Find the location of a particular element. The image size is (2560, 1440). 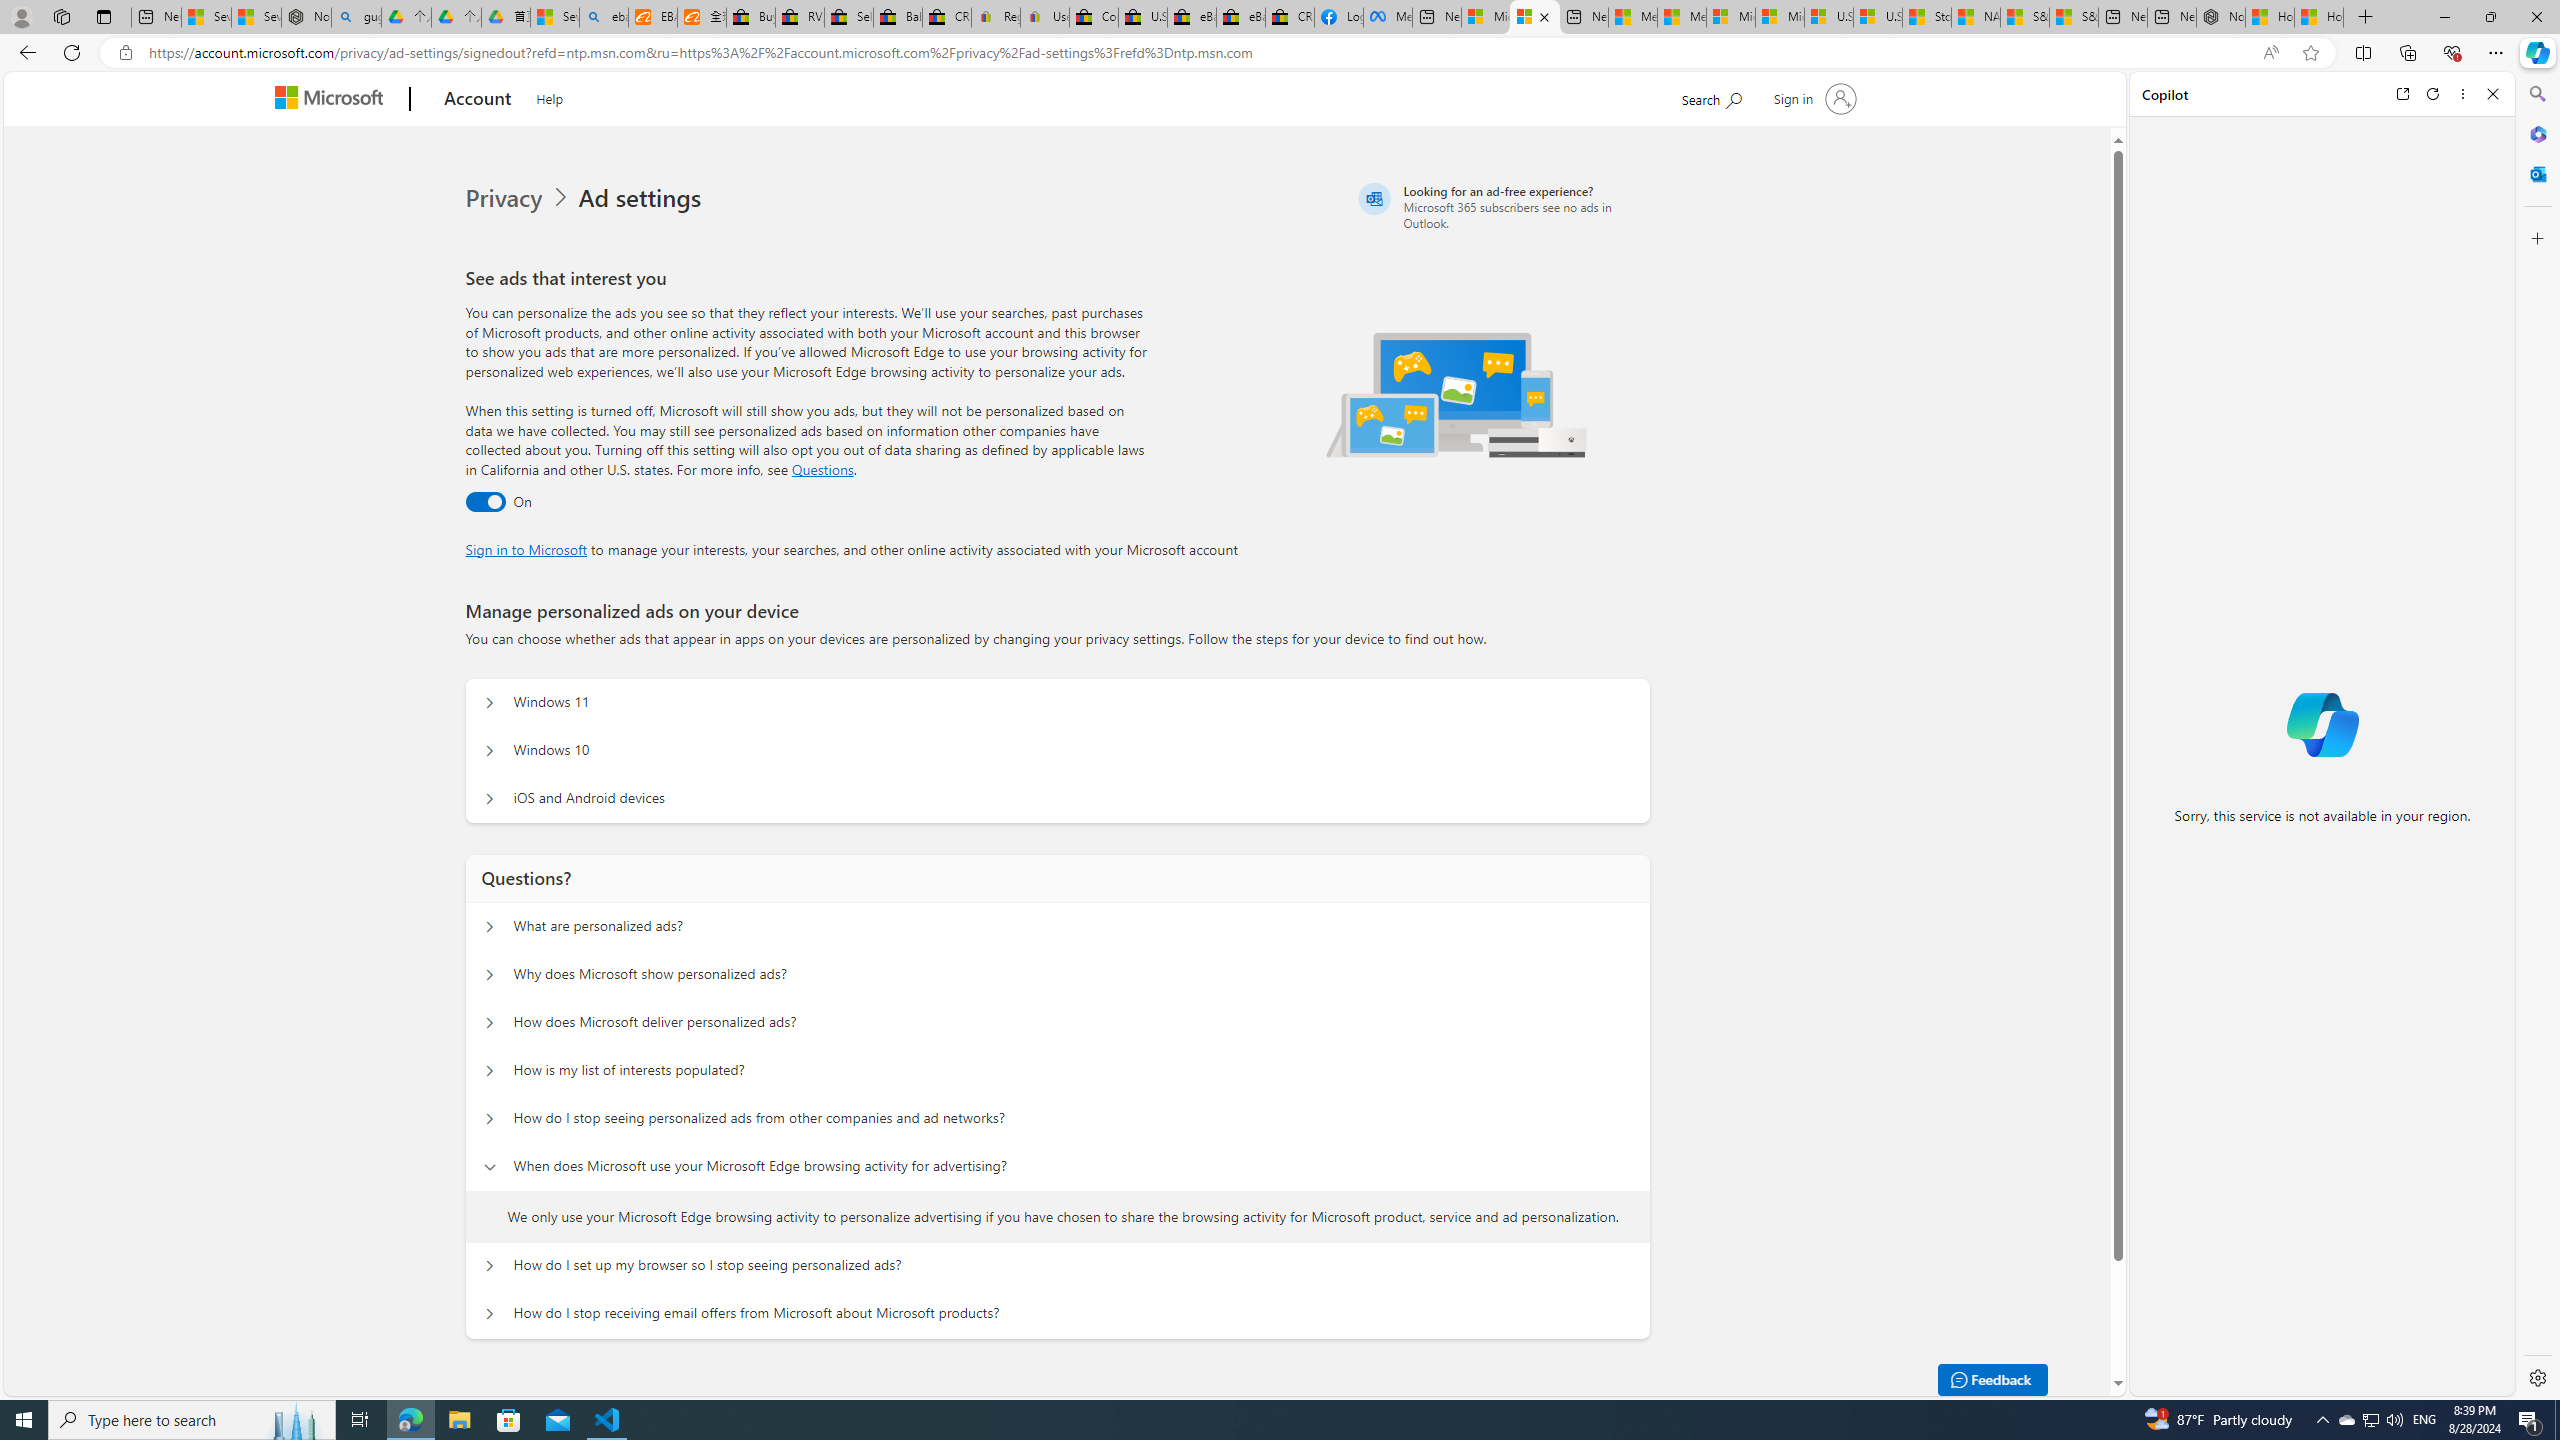

'Open link in new tab' is located at coordinates (2401, 93).